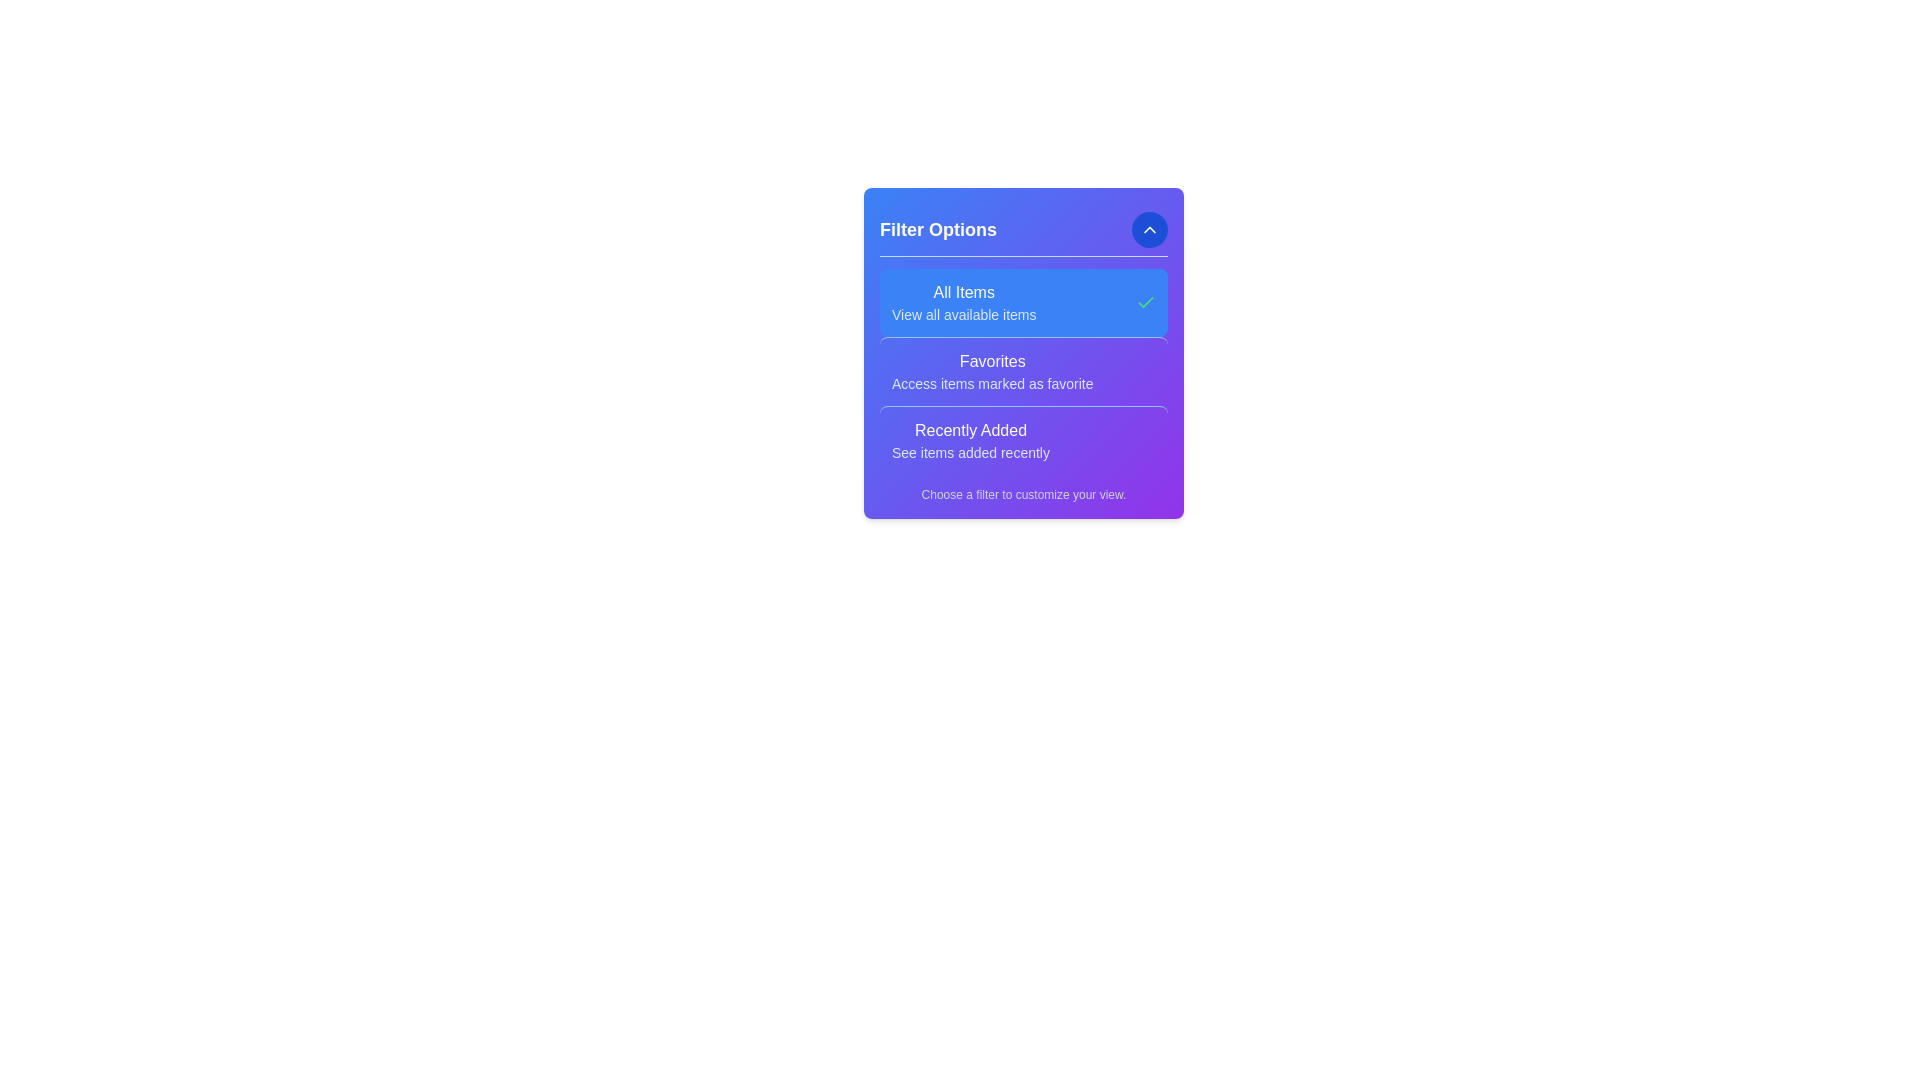 Image resolution: width=1920 pixels, height=1080 pixels. I want to click on the filter option All Items, so click(964, 303).